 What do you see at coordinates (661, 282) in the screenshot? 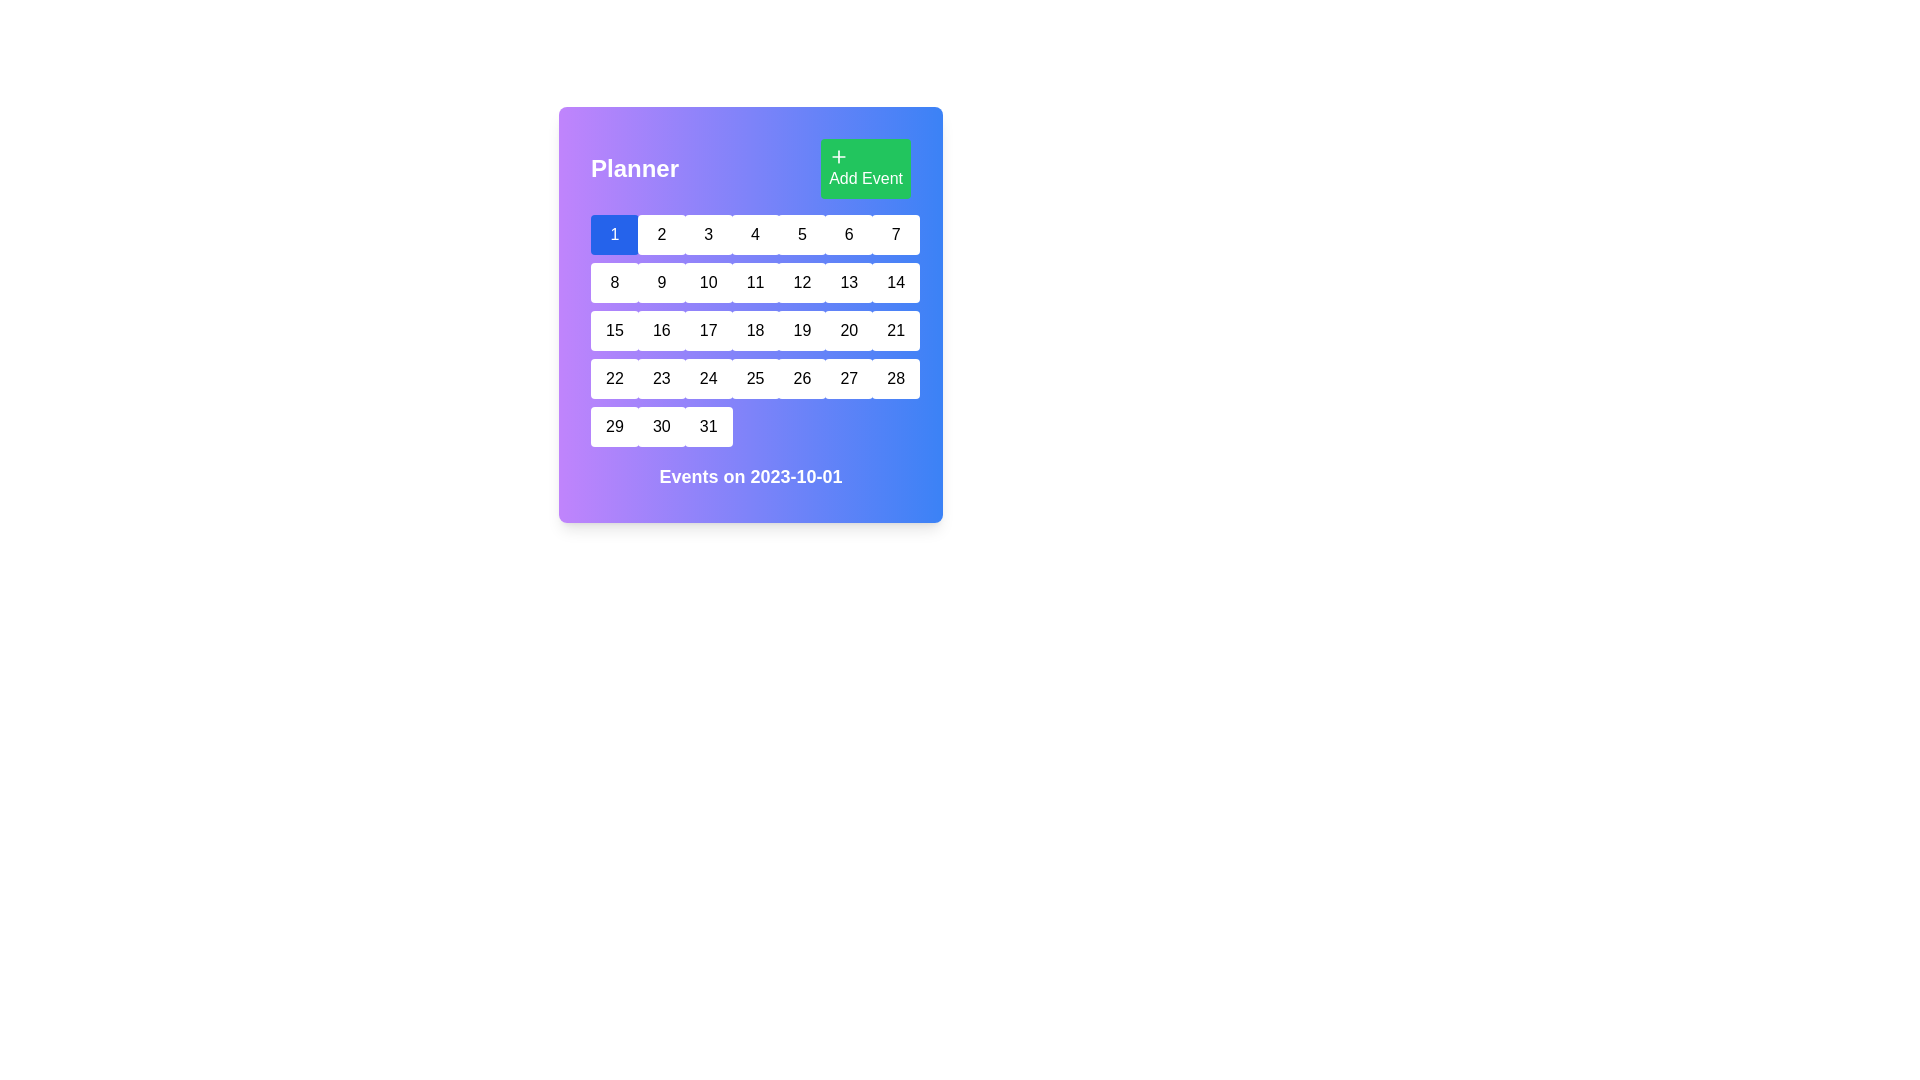
I see `the button representing the 9th day` at bounding box center [661, 282].